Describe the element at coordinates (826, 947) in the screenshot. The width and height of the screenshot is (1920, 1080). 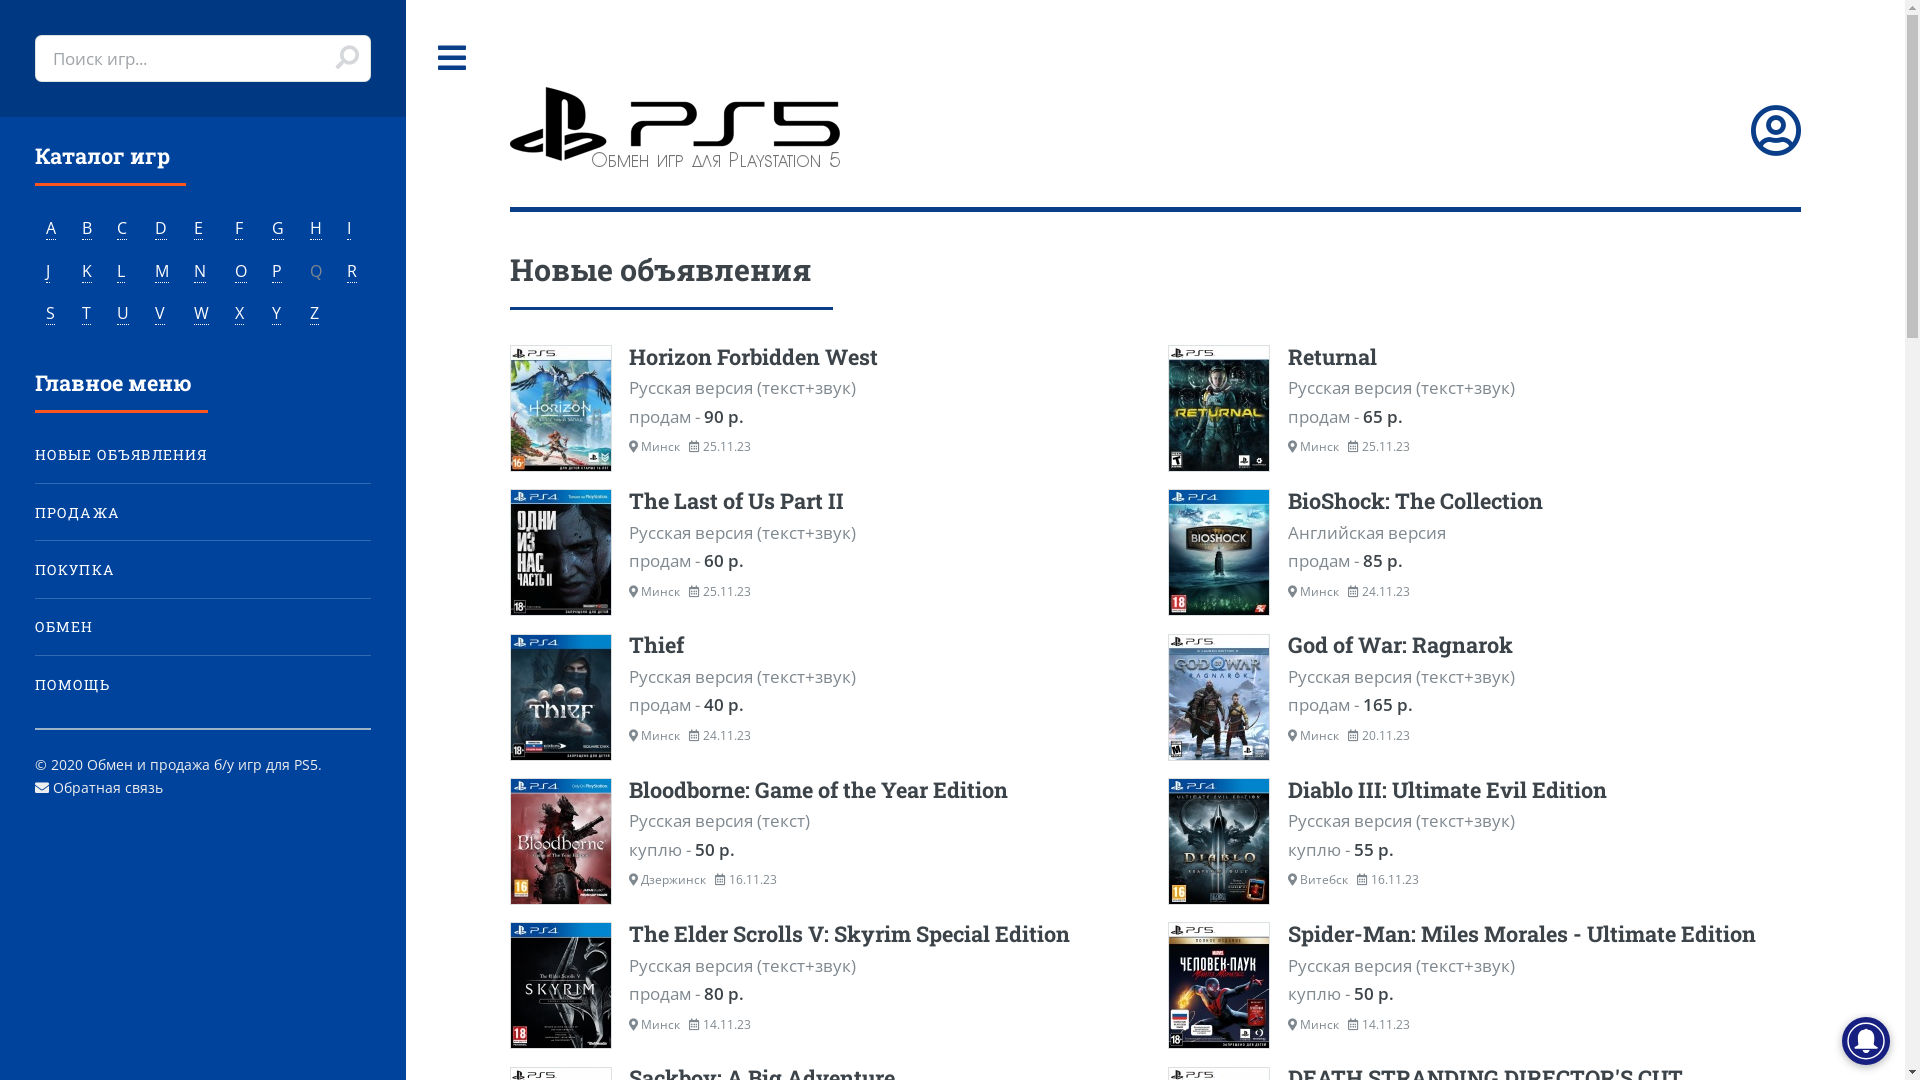
I see `'The Elder Scrolls V: Skyrim Special Edition'` at that location.